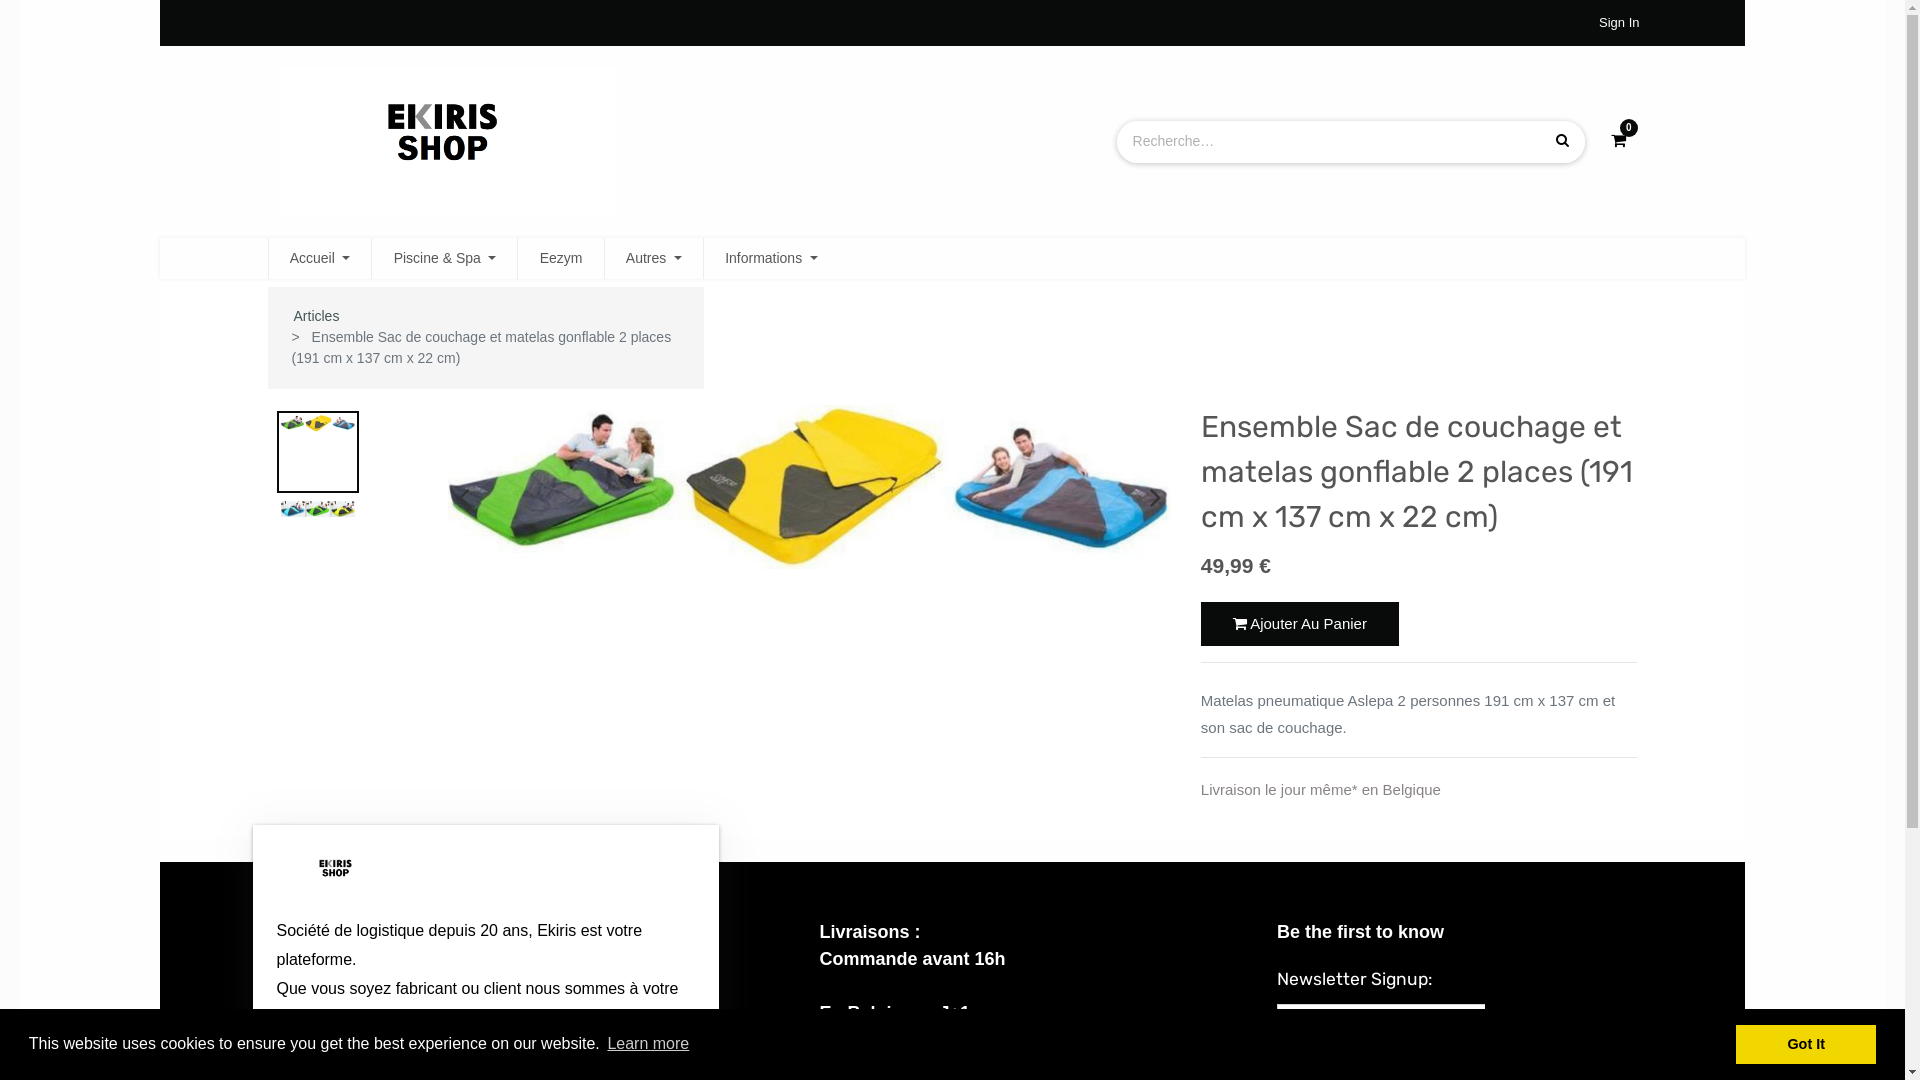  Describe the element at coordinates (315, 315) in the screenshot. I see `'Articles'` at that location.